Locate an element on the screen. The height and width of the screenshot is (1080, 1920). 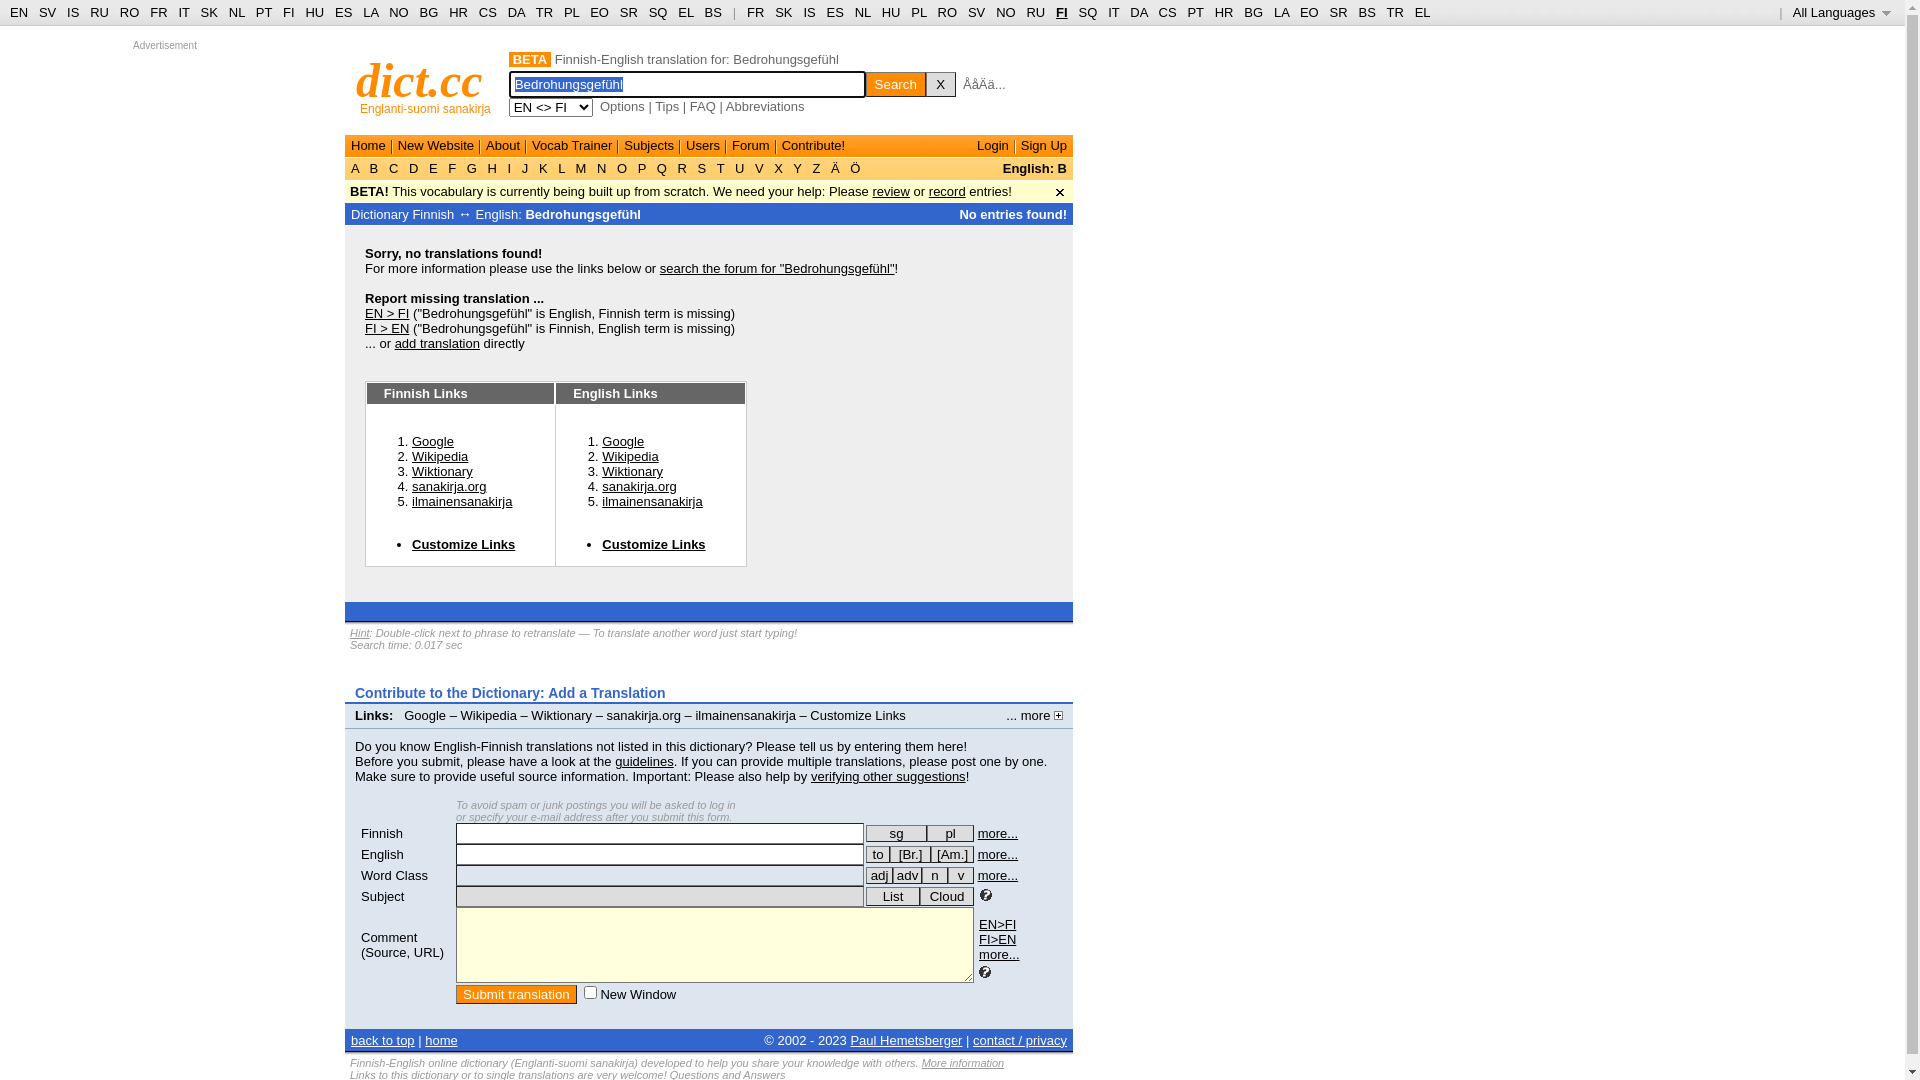
'BS' is located at coordinates (1365, 12).